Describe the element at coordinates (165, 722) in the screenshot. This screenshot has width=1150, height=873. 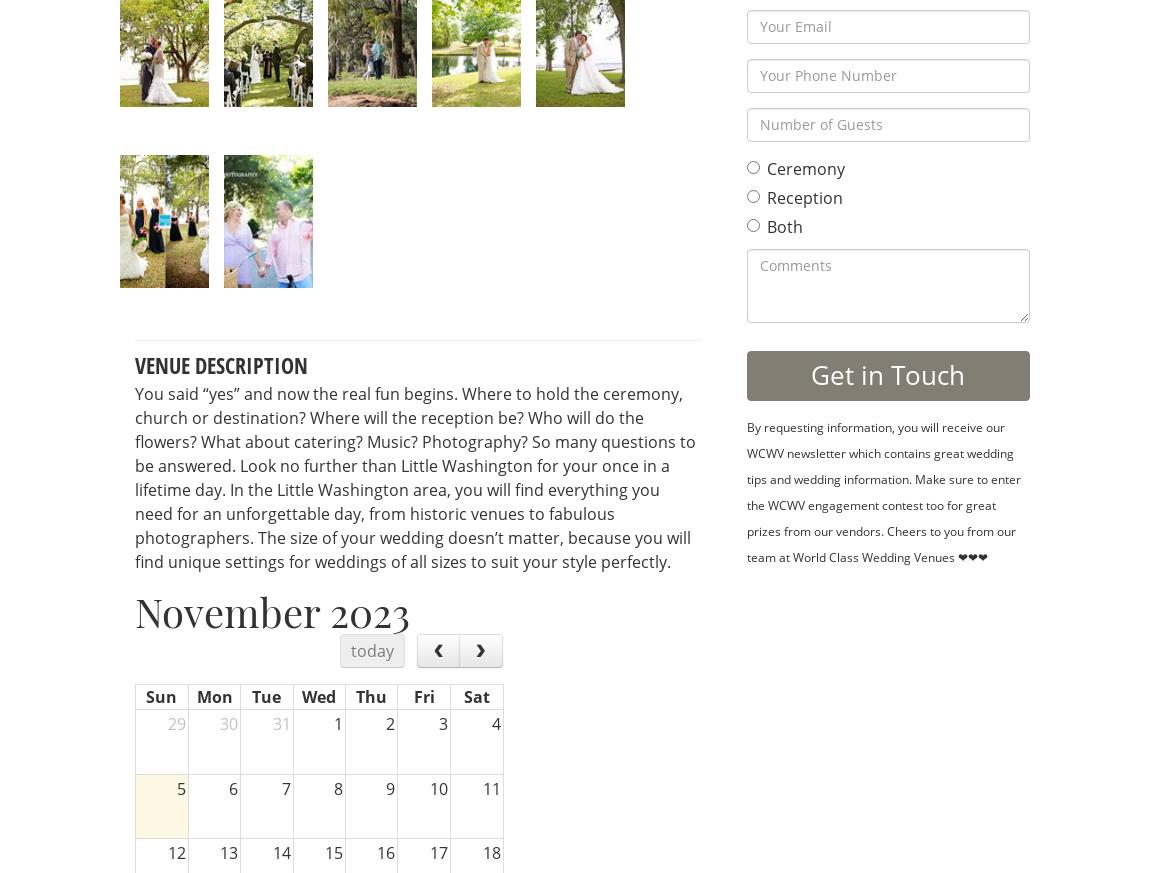
I see `'29'` at that location.